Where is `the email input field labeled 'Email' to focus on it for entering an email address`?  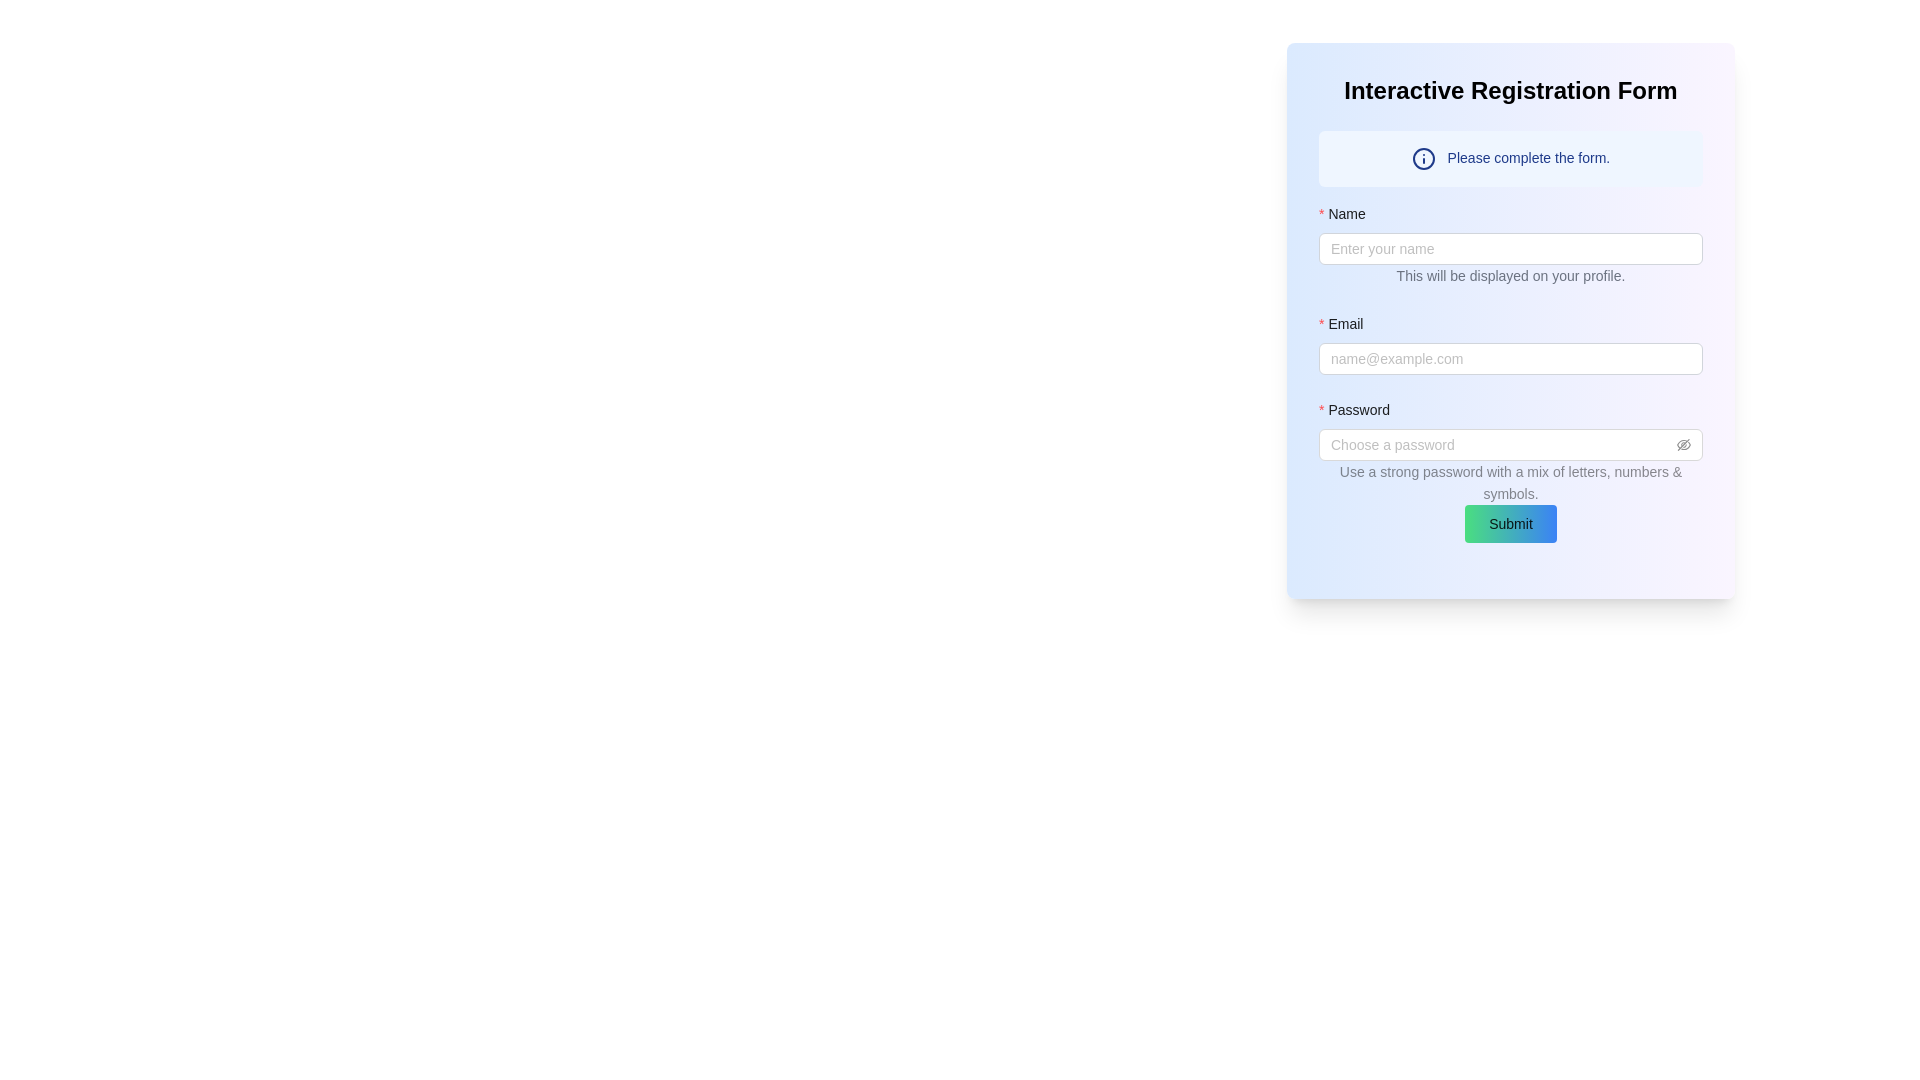 the email input field labeled 'Email' to focus on it for entering an email address is located at coordinates (1511, 335).